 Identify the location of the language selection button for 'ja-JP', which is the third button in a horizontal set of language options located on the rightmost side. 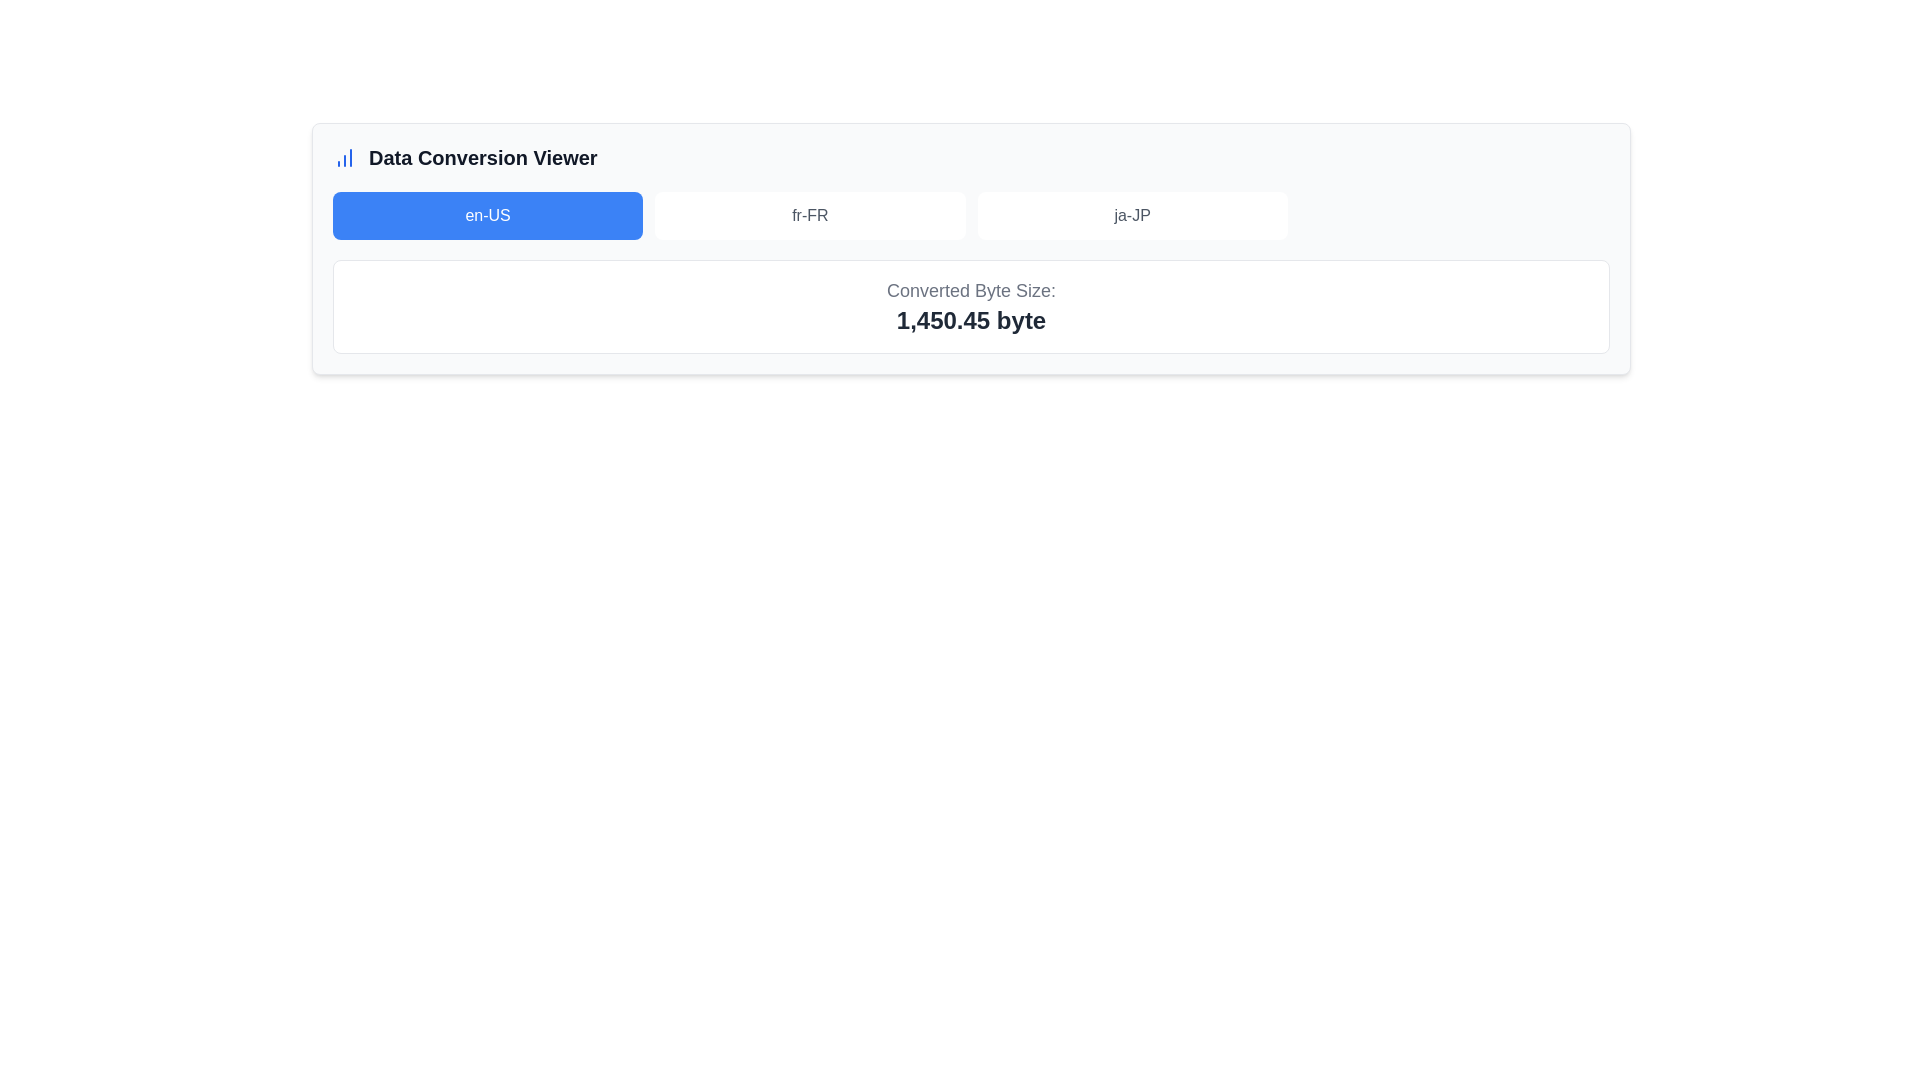
(1132, 216).